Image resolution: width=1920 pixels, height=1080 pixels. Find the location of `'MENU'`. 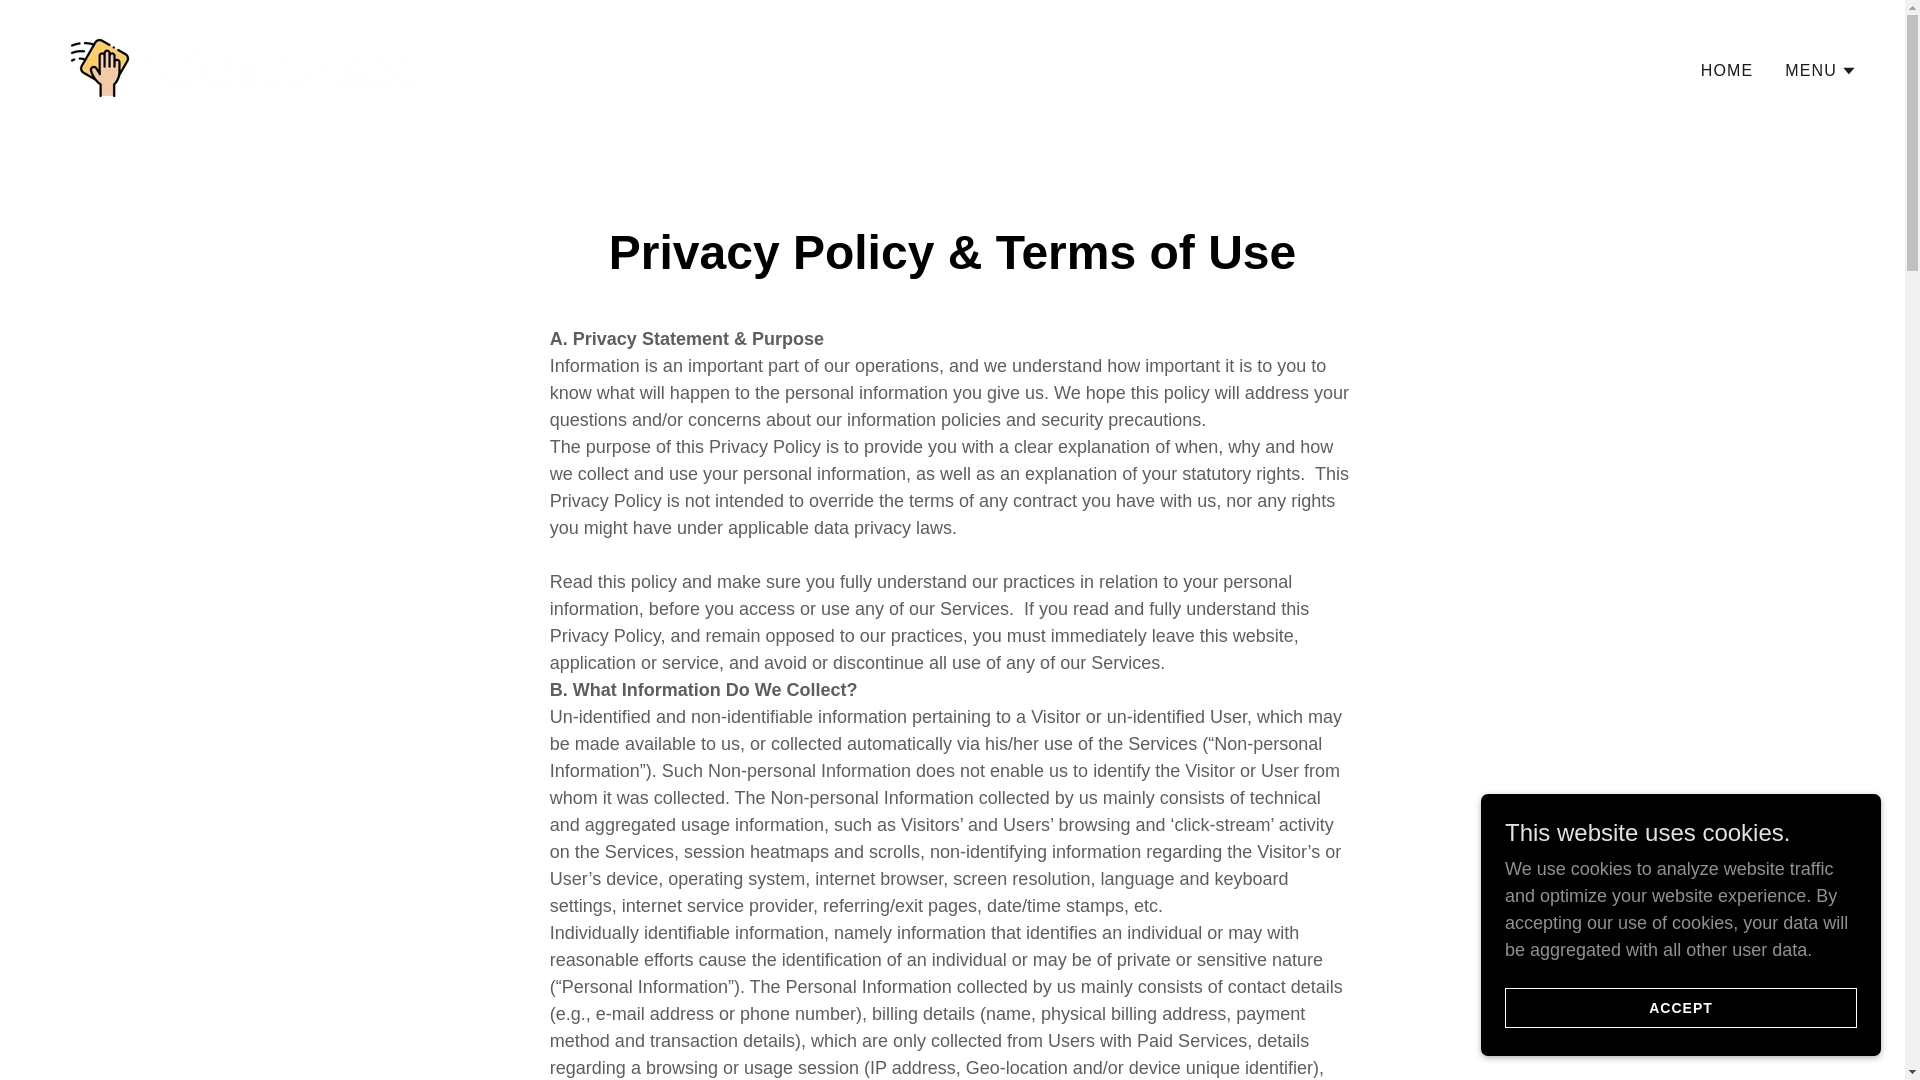

'MENU' is located at coordinates (1820, 68).